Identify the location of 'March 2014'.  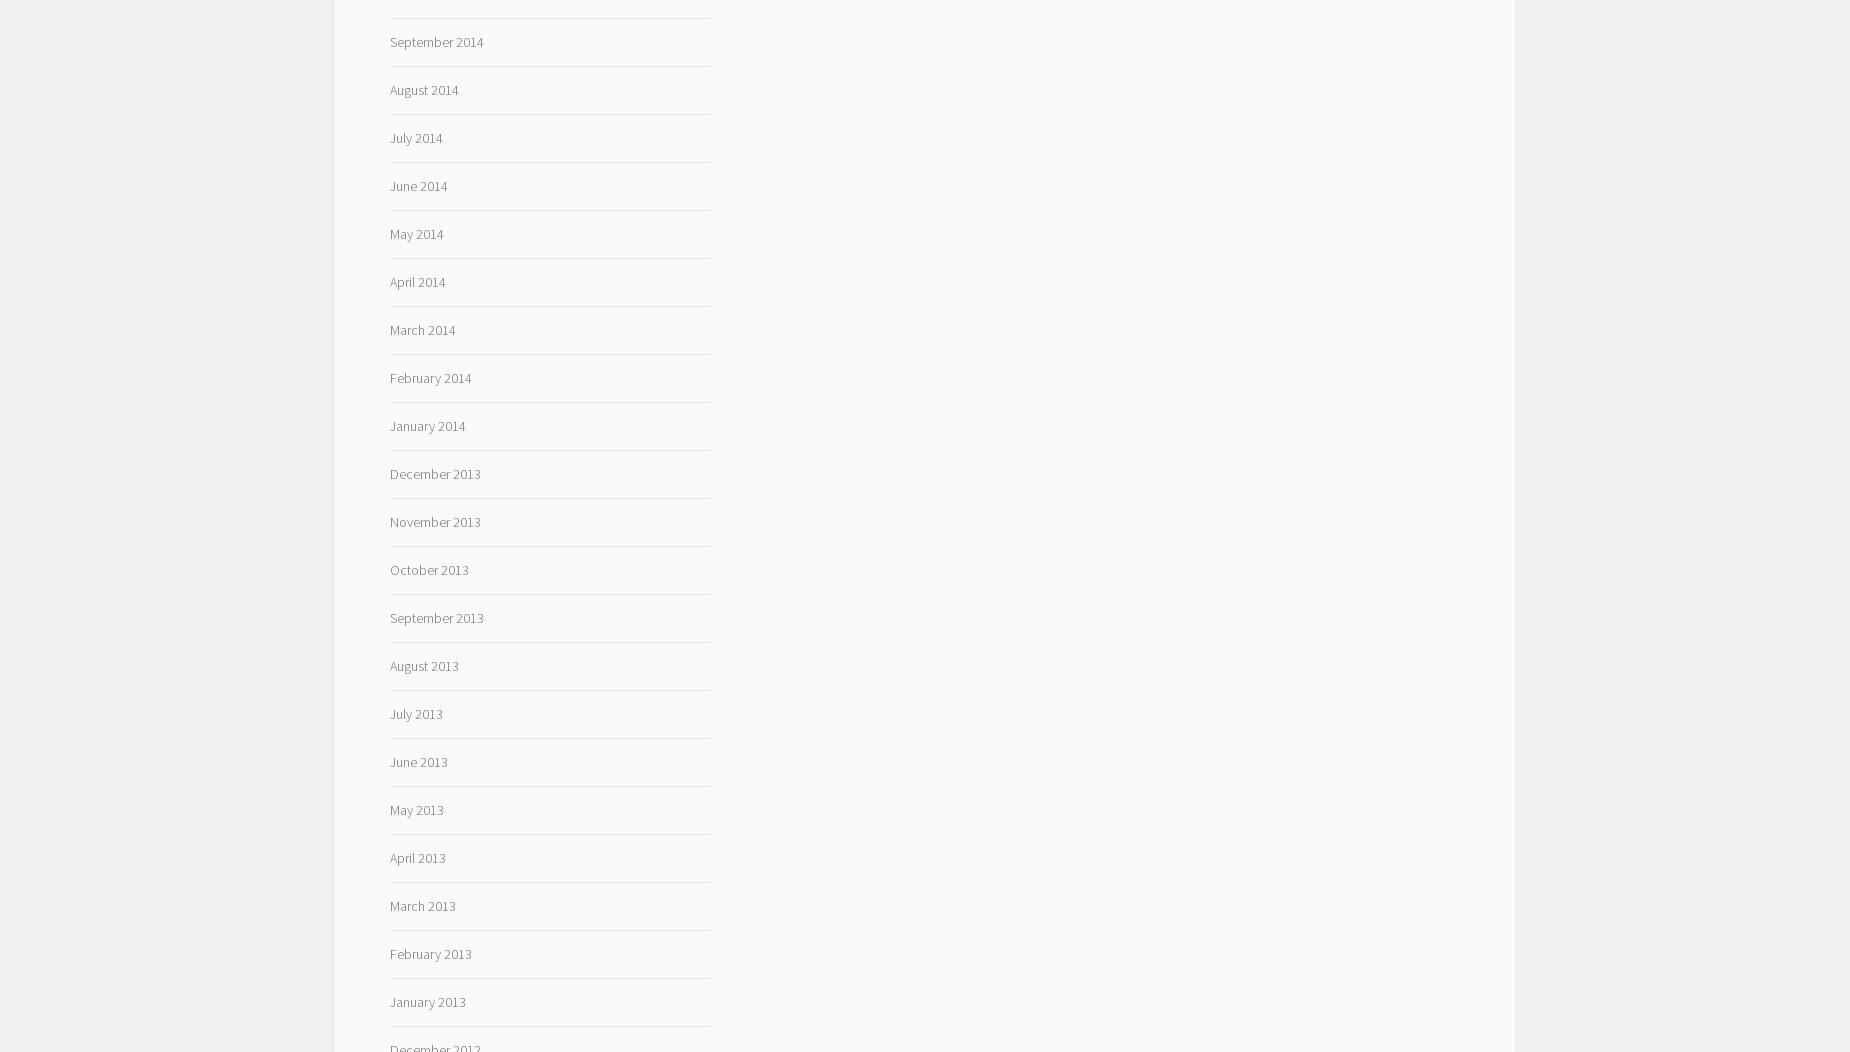
(420, 327).